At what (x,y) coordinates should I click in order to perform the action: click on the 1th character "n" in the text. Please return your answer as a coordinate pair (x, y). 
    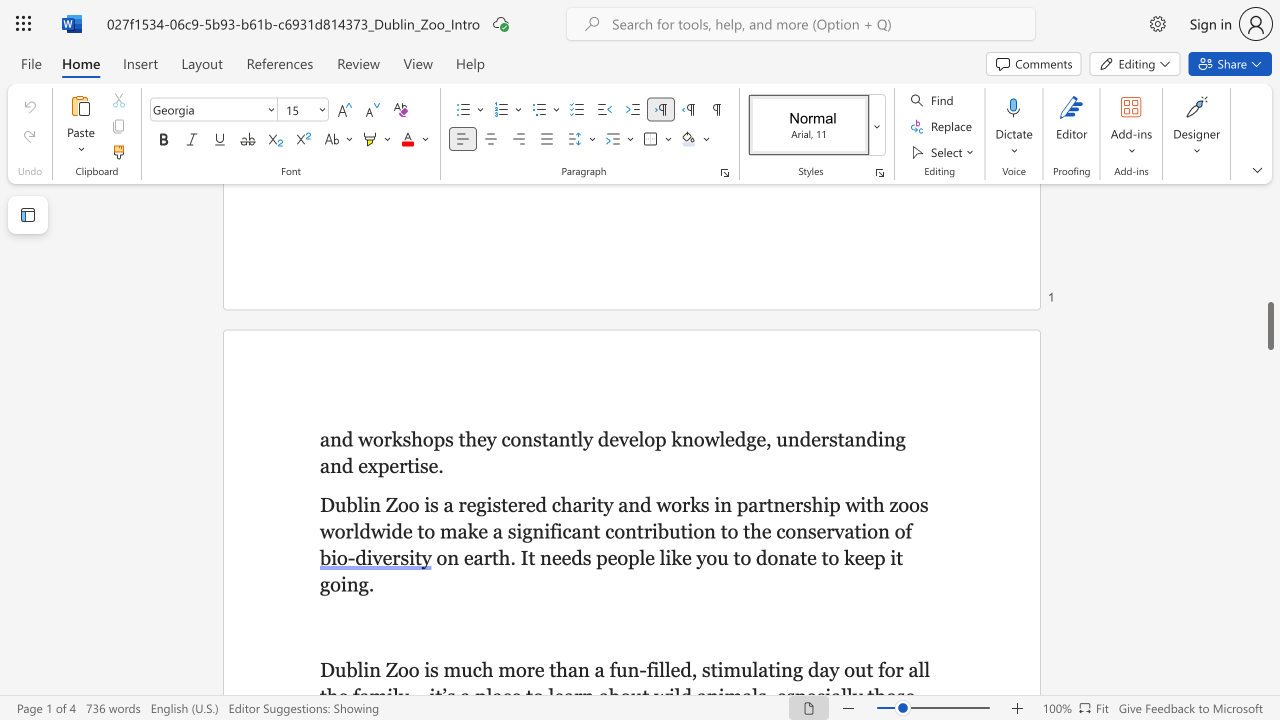
    Looking at the image, I should click on (688, 438).